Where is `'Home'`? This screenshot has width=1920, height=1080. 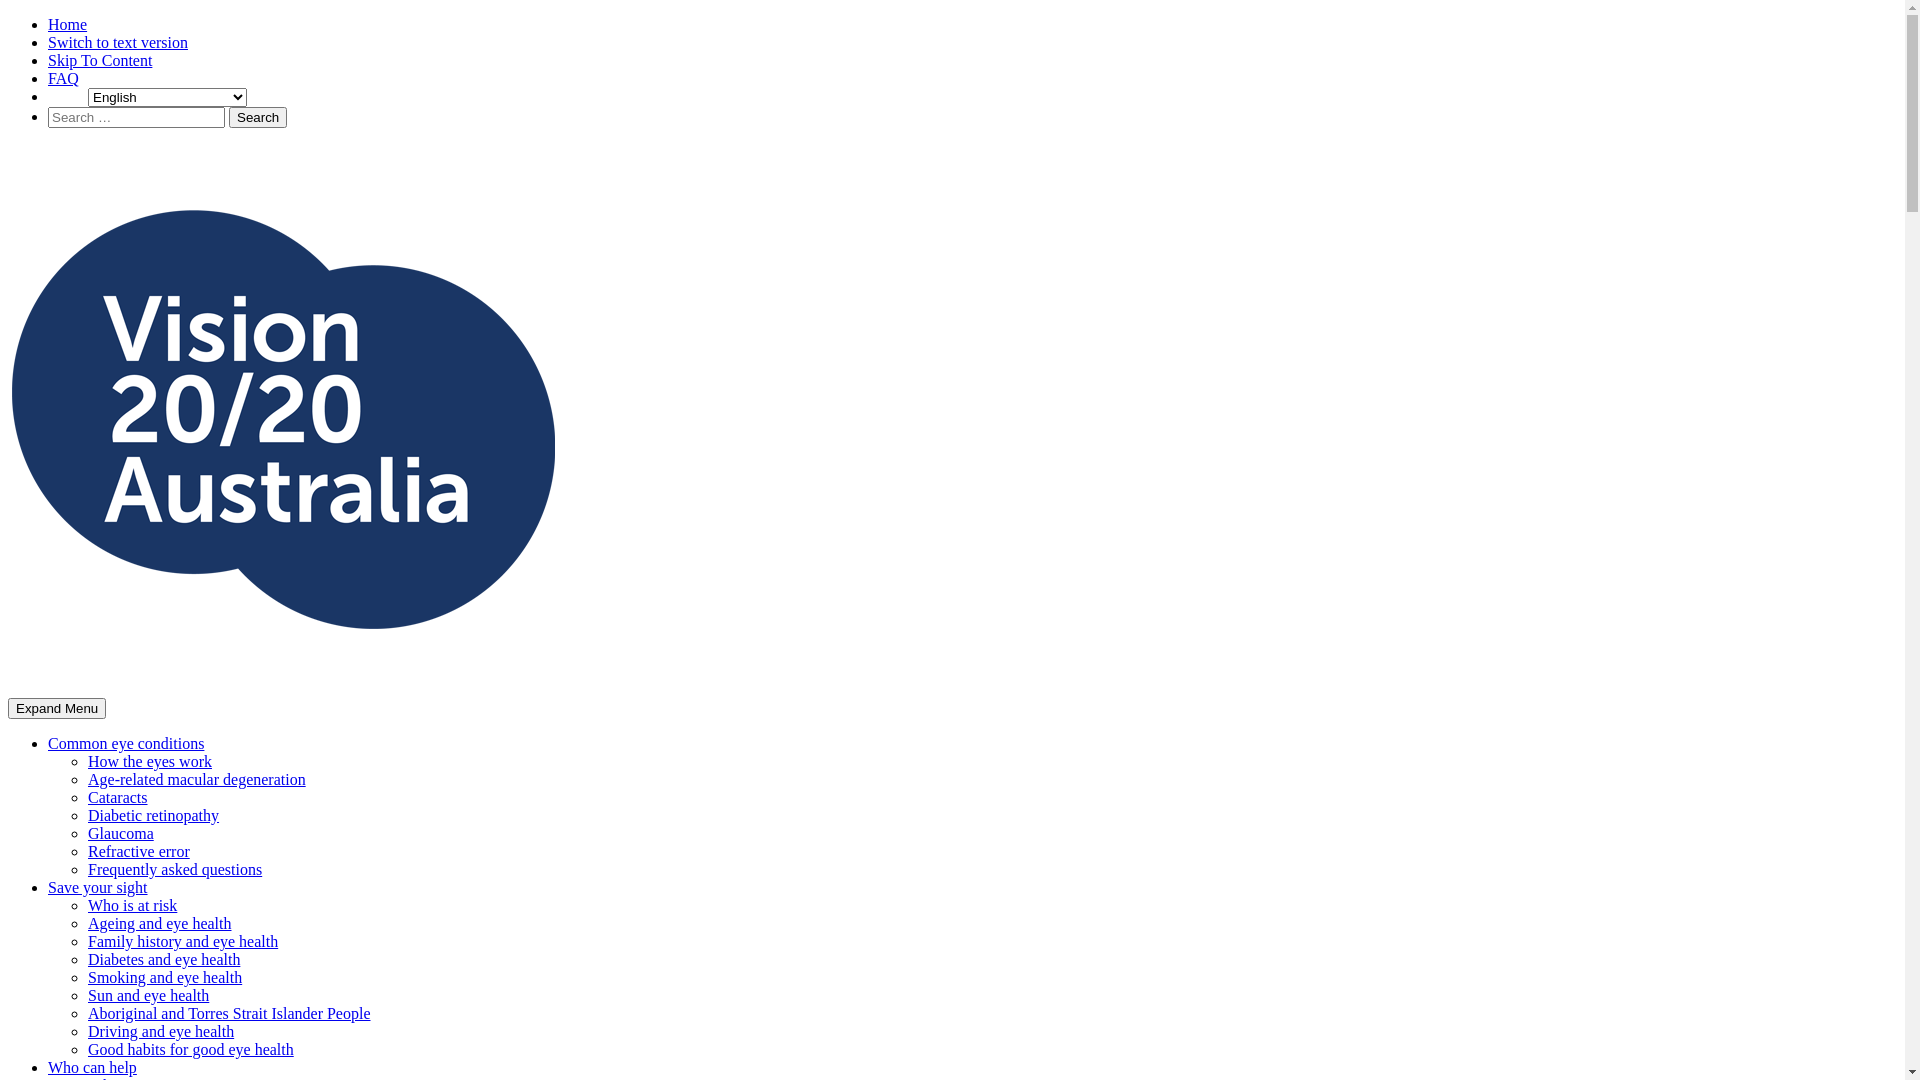
'Home' is located at coordinates (67, 24).